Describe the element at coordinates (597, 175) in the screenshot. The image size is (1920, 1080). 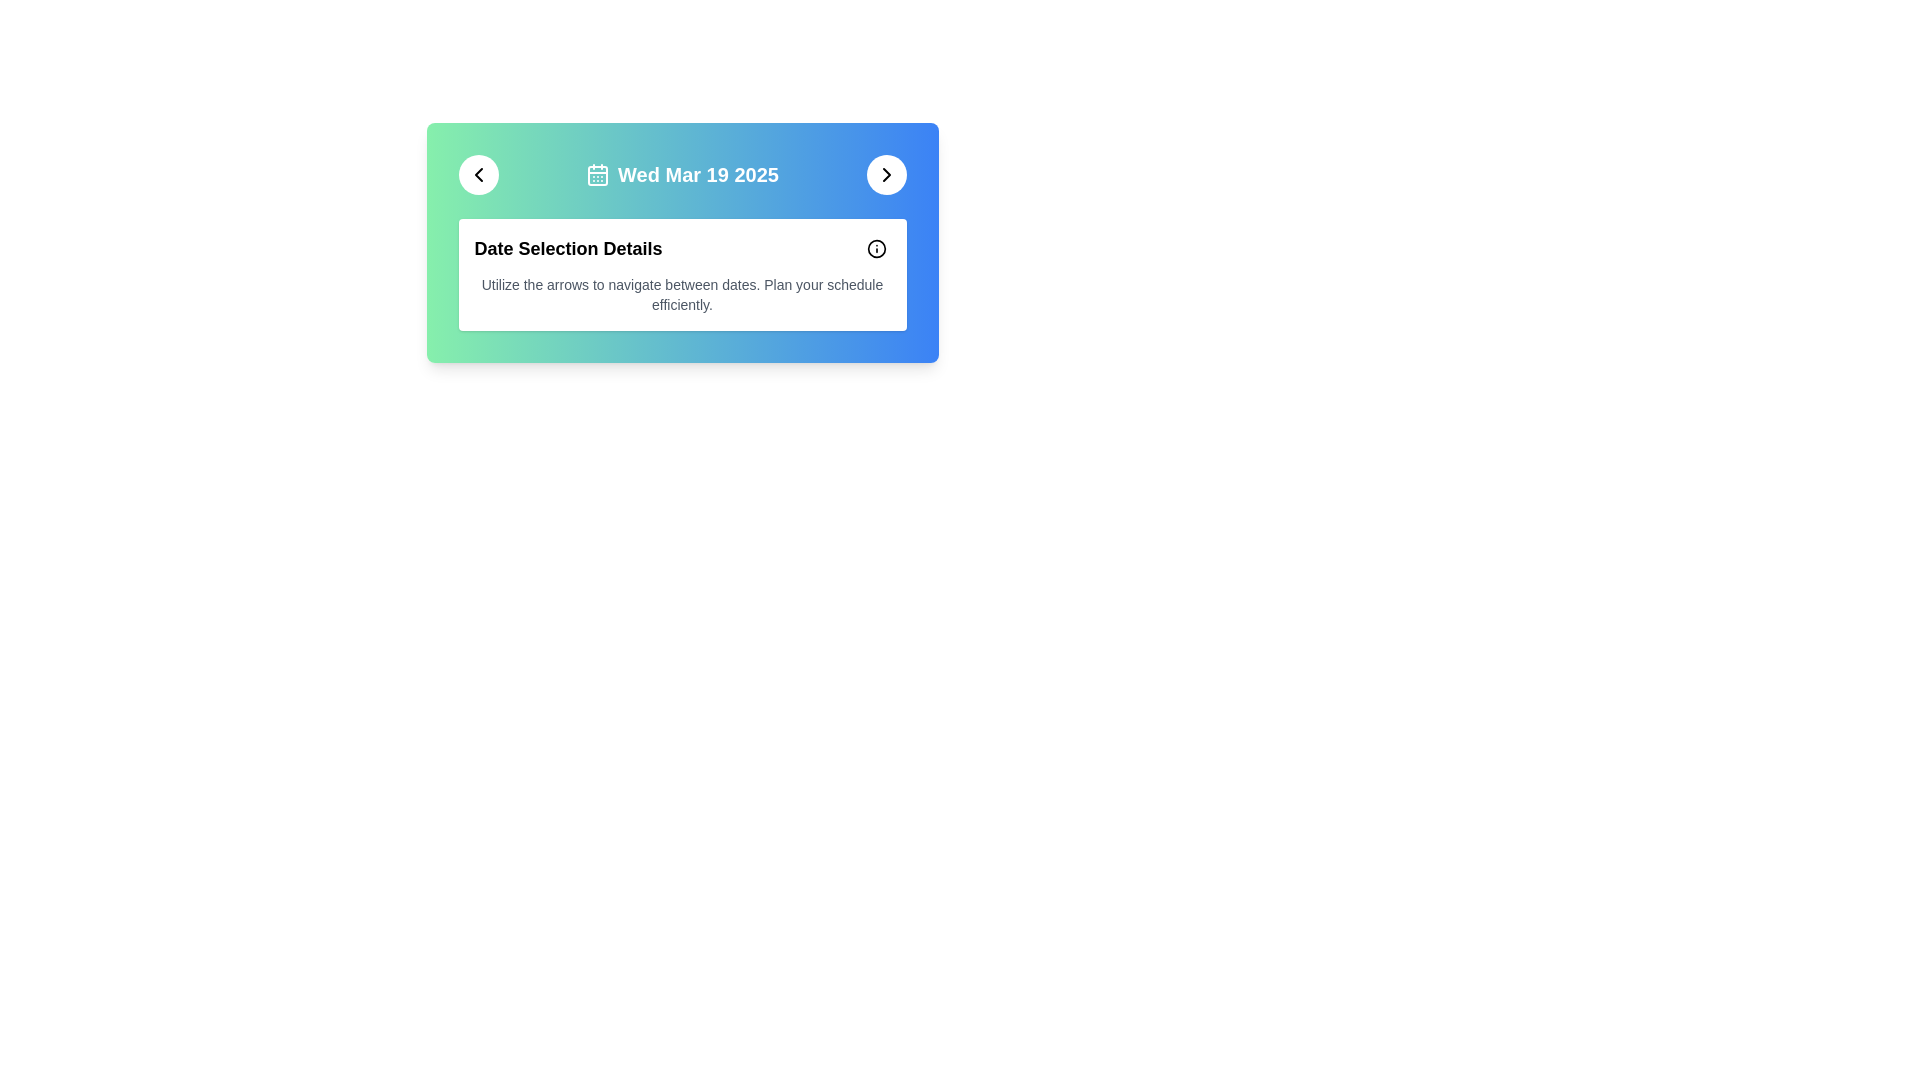
I see `the small rectangle with slightly rounded corners that is part of the calendar icon within the SVG group` at that location.